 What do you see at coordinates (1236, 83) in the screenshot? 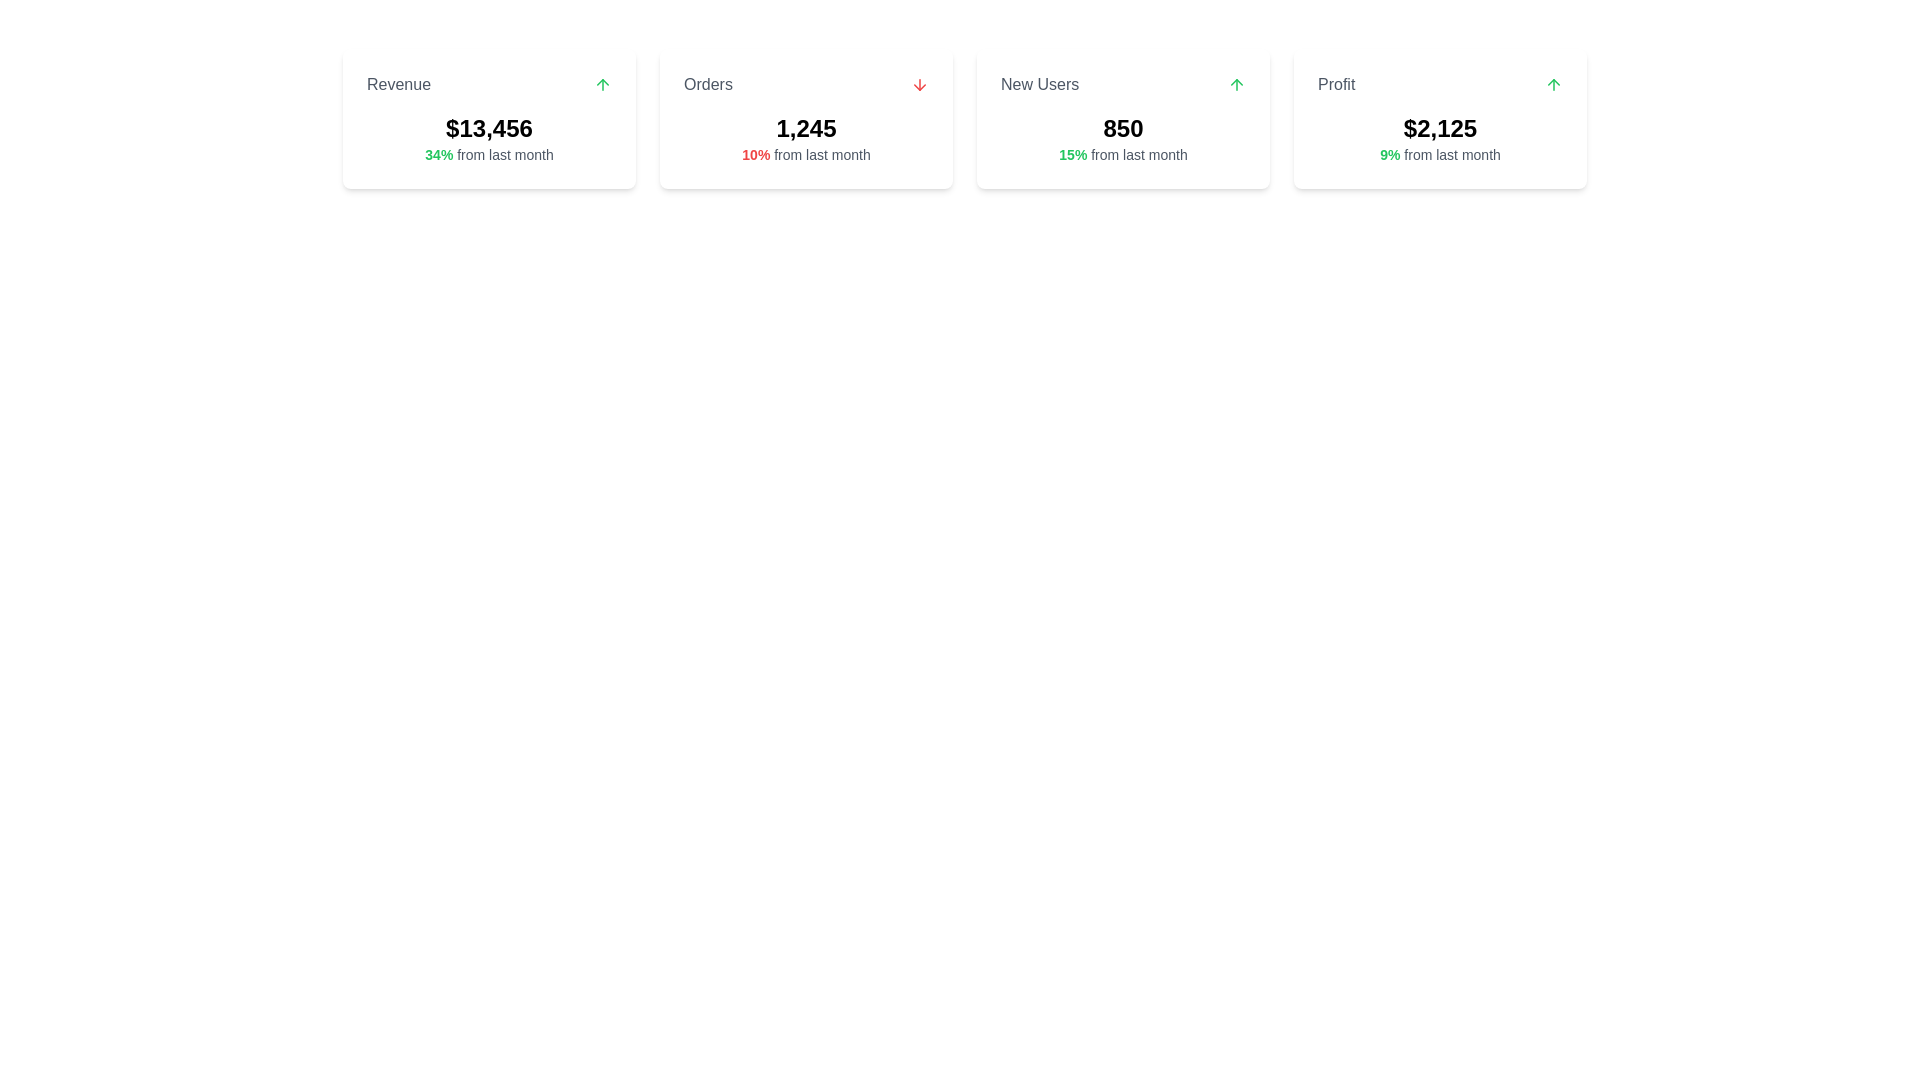
I see `the visual indication of the upward arrow icon located in the 'New Users' section card, at the top-right corner adjacent to the user count display` at bounding box center [1236, 83].